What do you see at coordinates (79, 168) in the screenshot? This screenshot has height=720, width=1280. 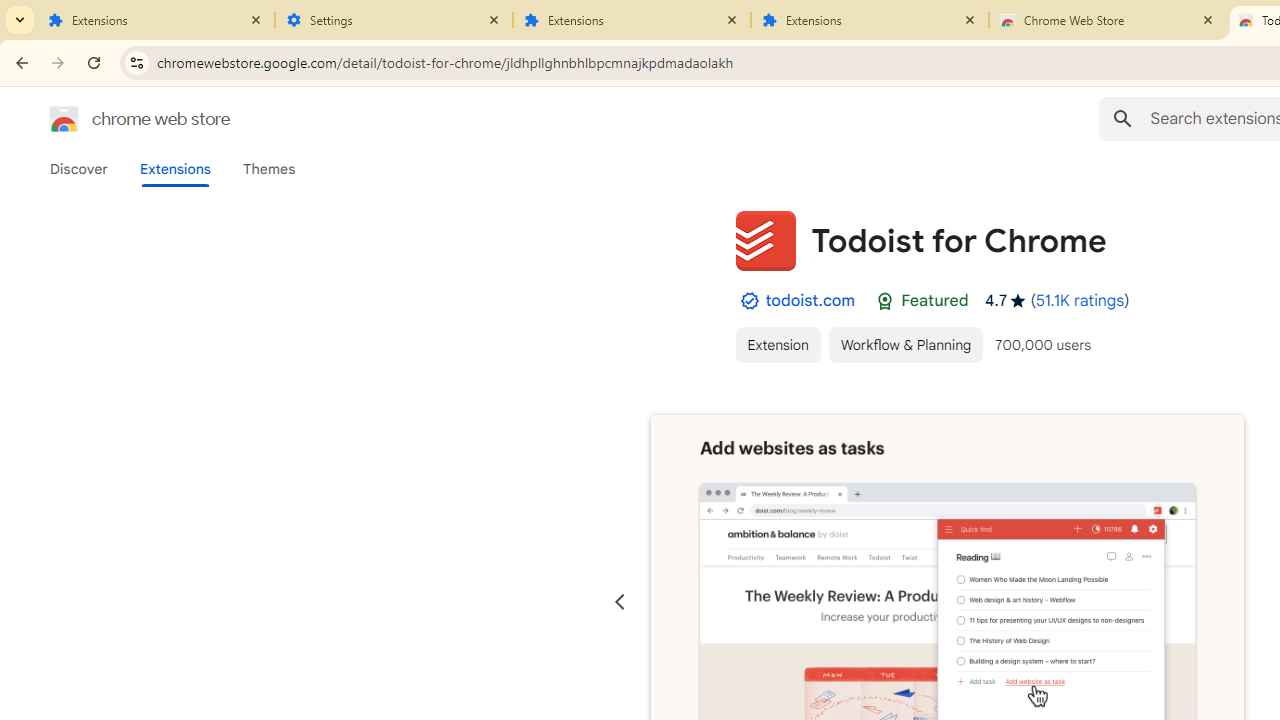 I see `'Discover'` at bounding box center [79, 168].